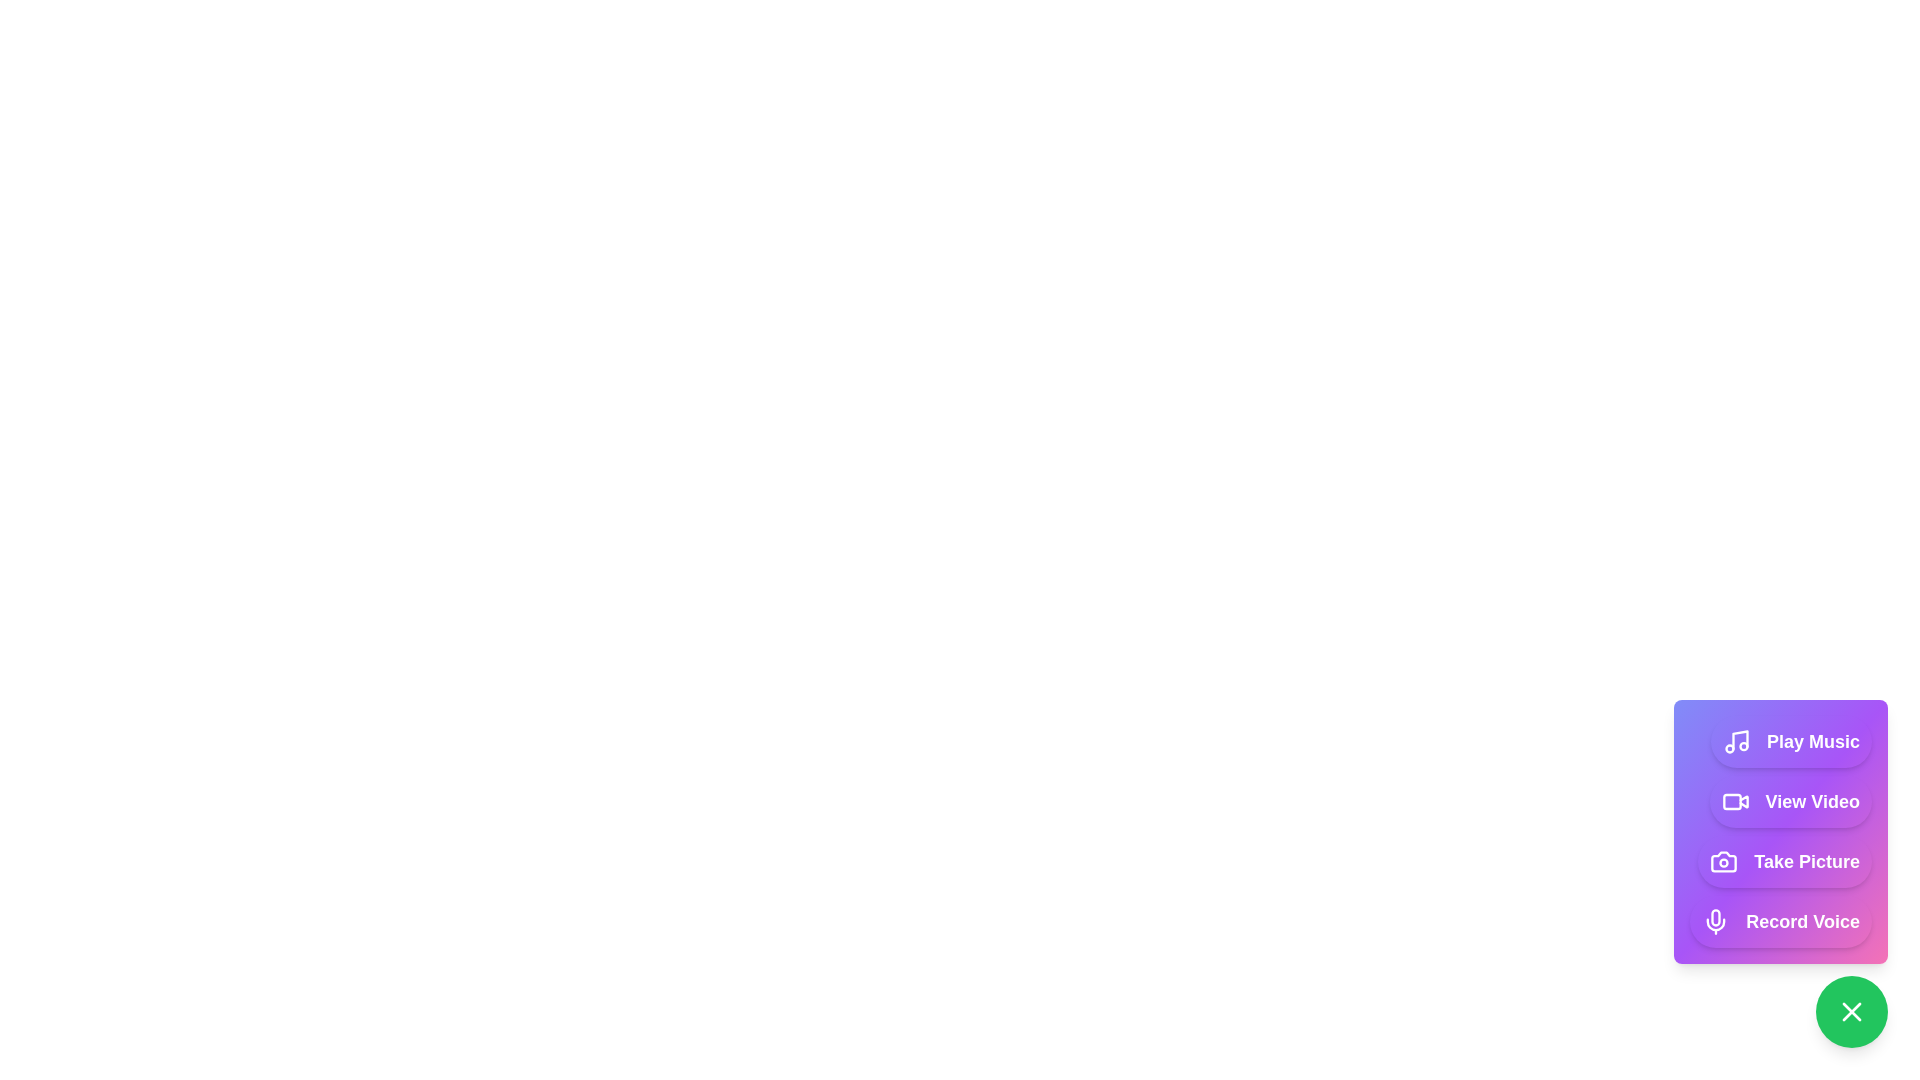 This screenshot has width=1920, height=1080. I want to click on the Record Voice button to perform its action, so click(1781, 921).